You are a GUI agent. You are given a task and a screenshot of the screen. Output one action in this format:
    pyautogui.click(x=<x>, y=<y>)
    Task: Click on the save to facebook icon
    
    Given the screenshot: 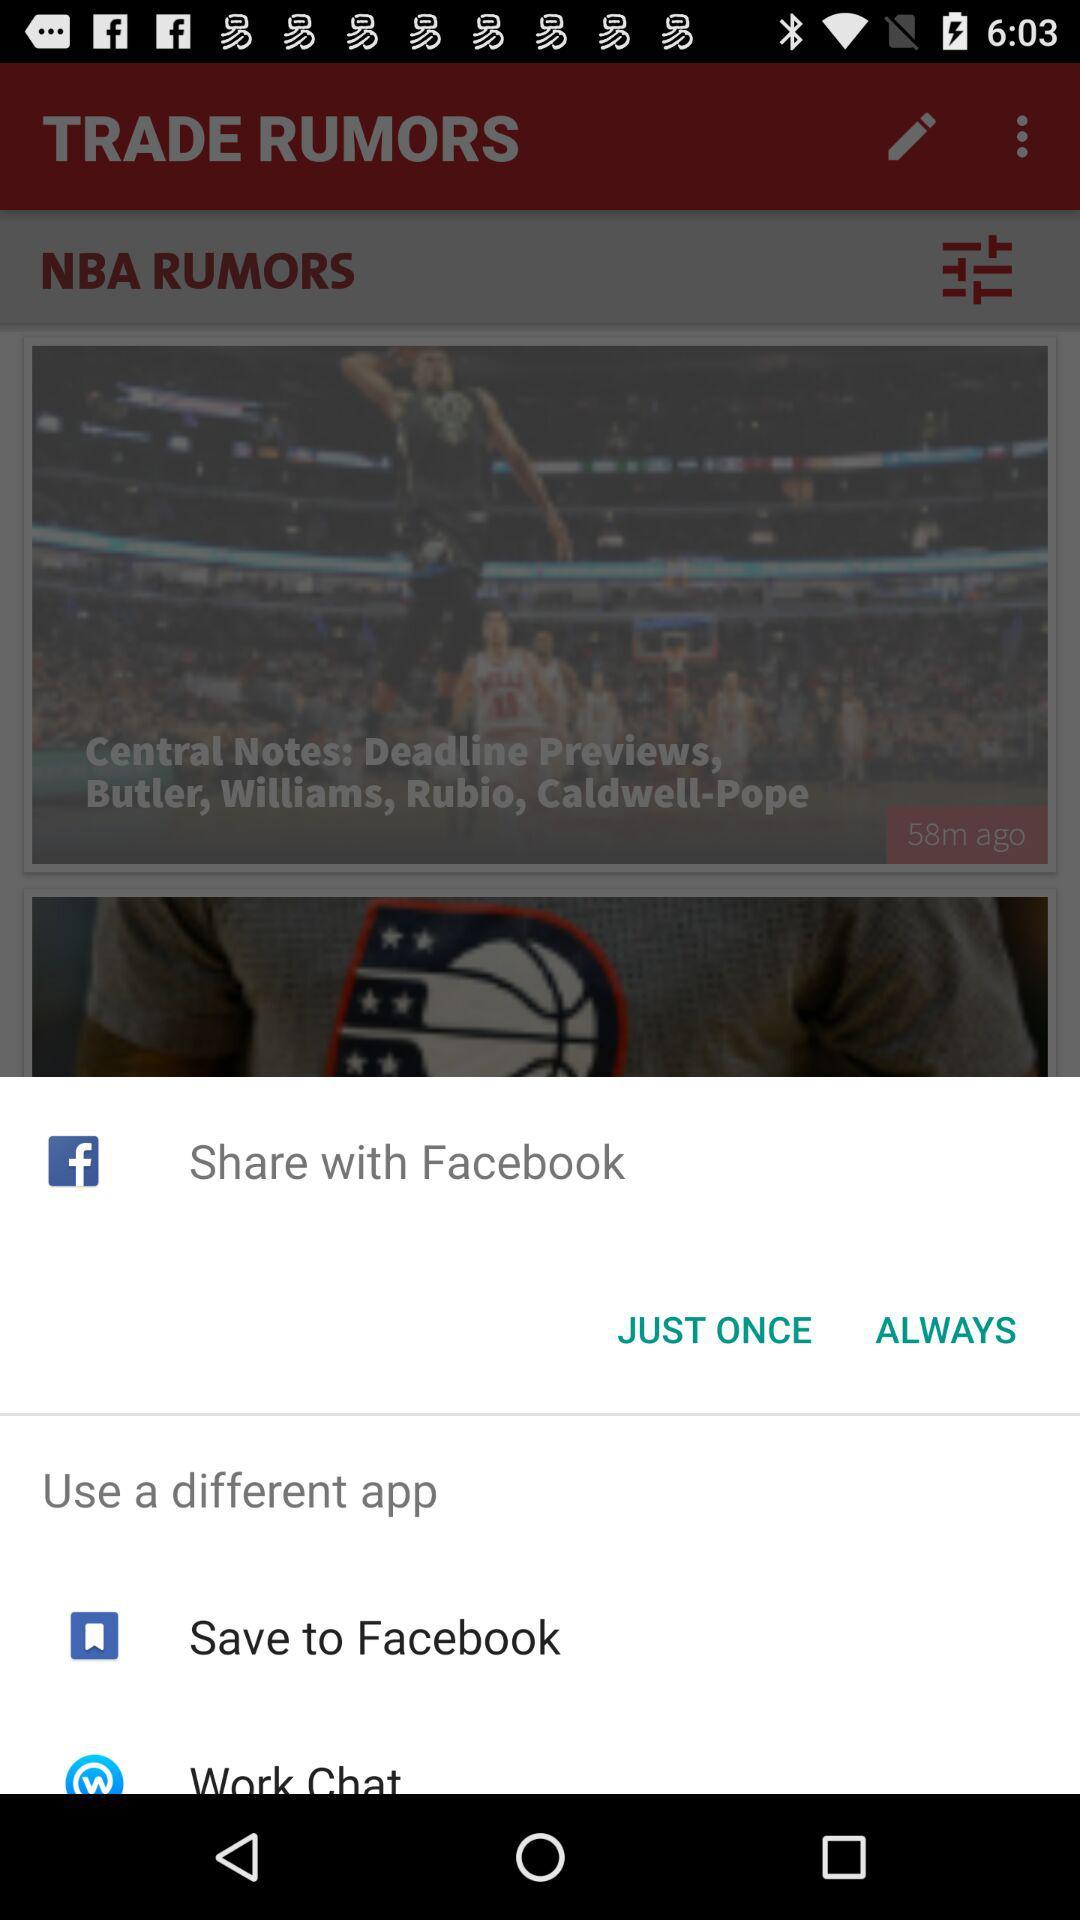 What is the action you would take?
    pyautogui.click(x=374, y=1636)
    